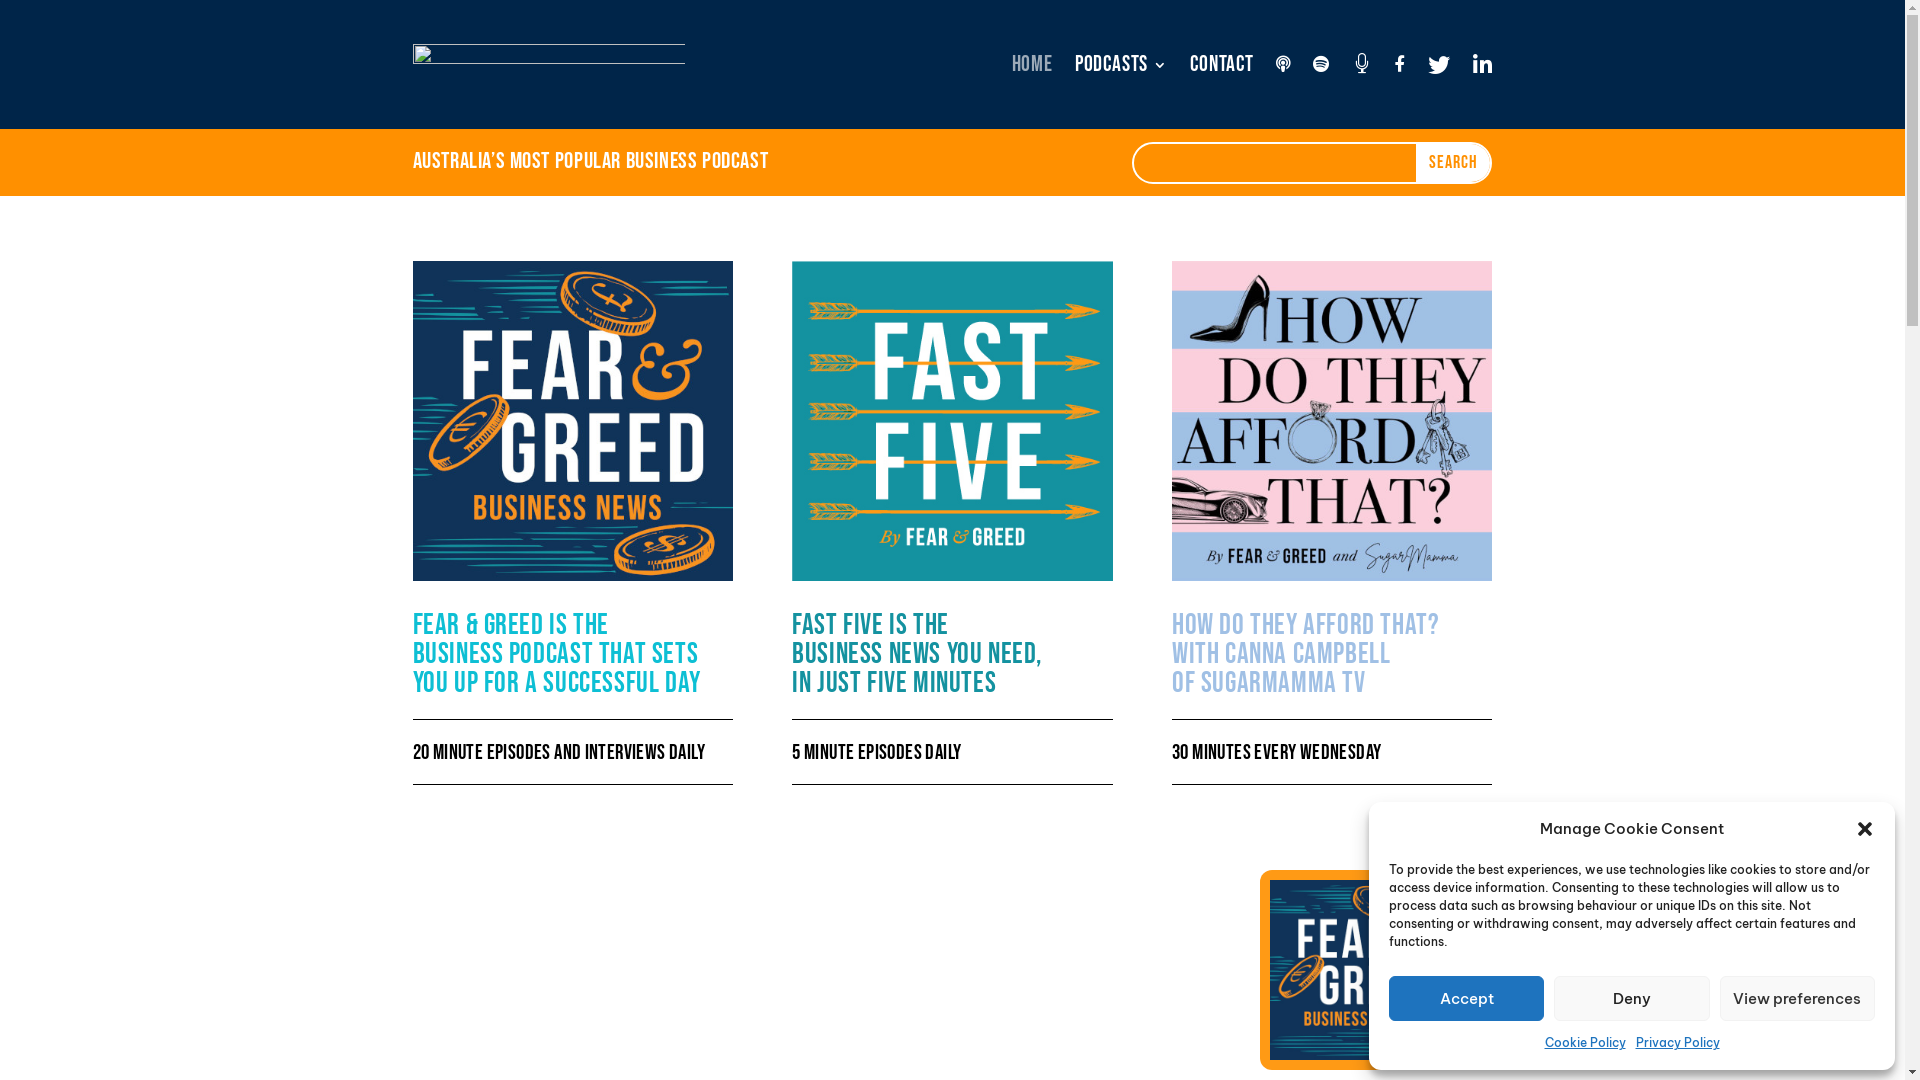 The width and height of the screenshot is (1920, 1080). Describe the element at coordinates (1121, 64) in the screenshot. I see `'PODCASTS'` at that location.